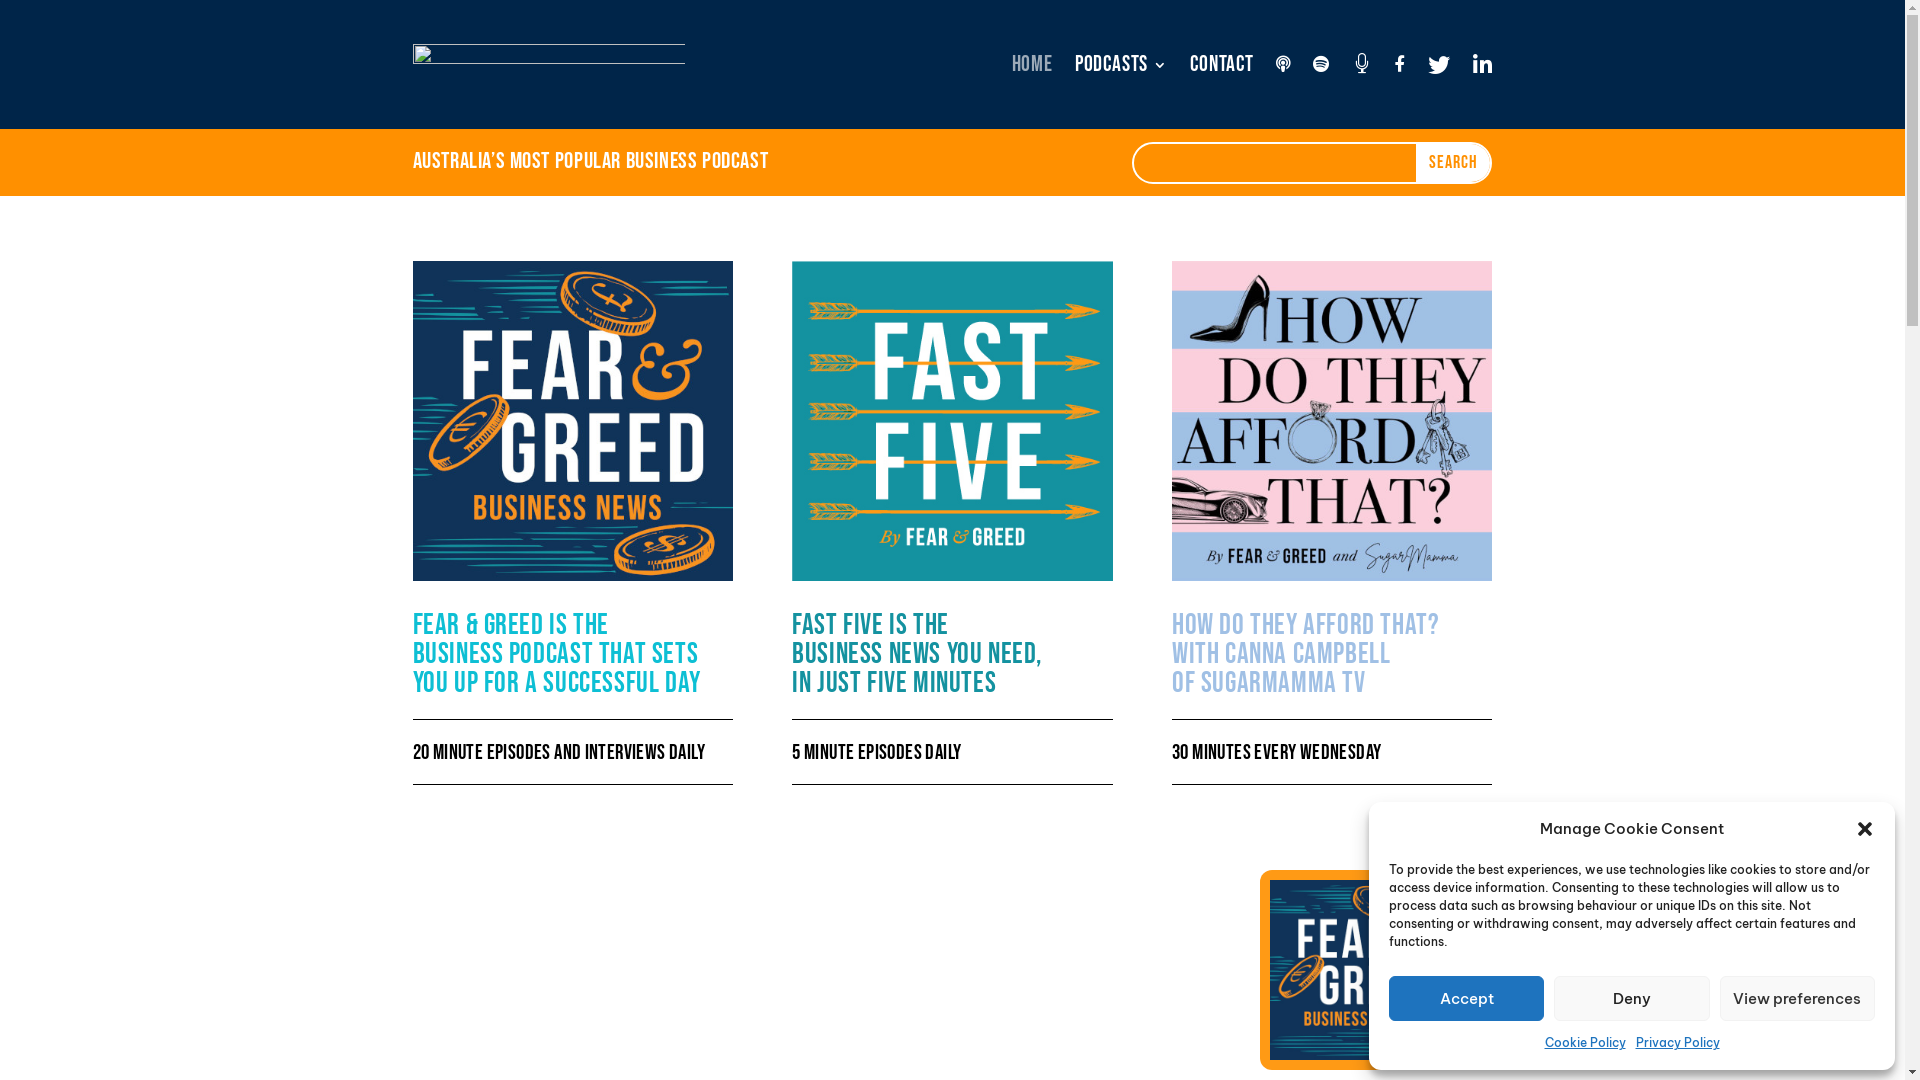 The width and height of the screenshot is (1920, 1080). Describe the element at coordinates (1121, 64) in the screenshot. I see `'PODCASTS'` at that location.